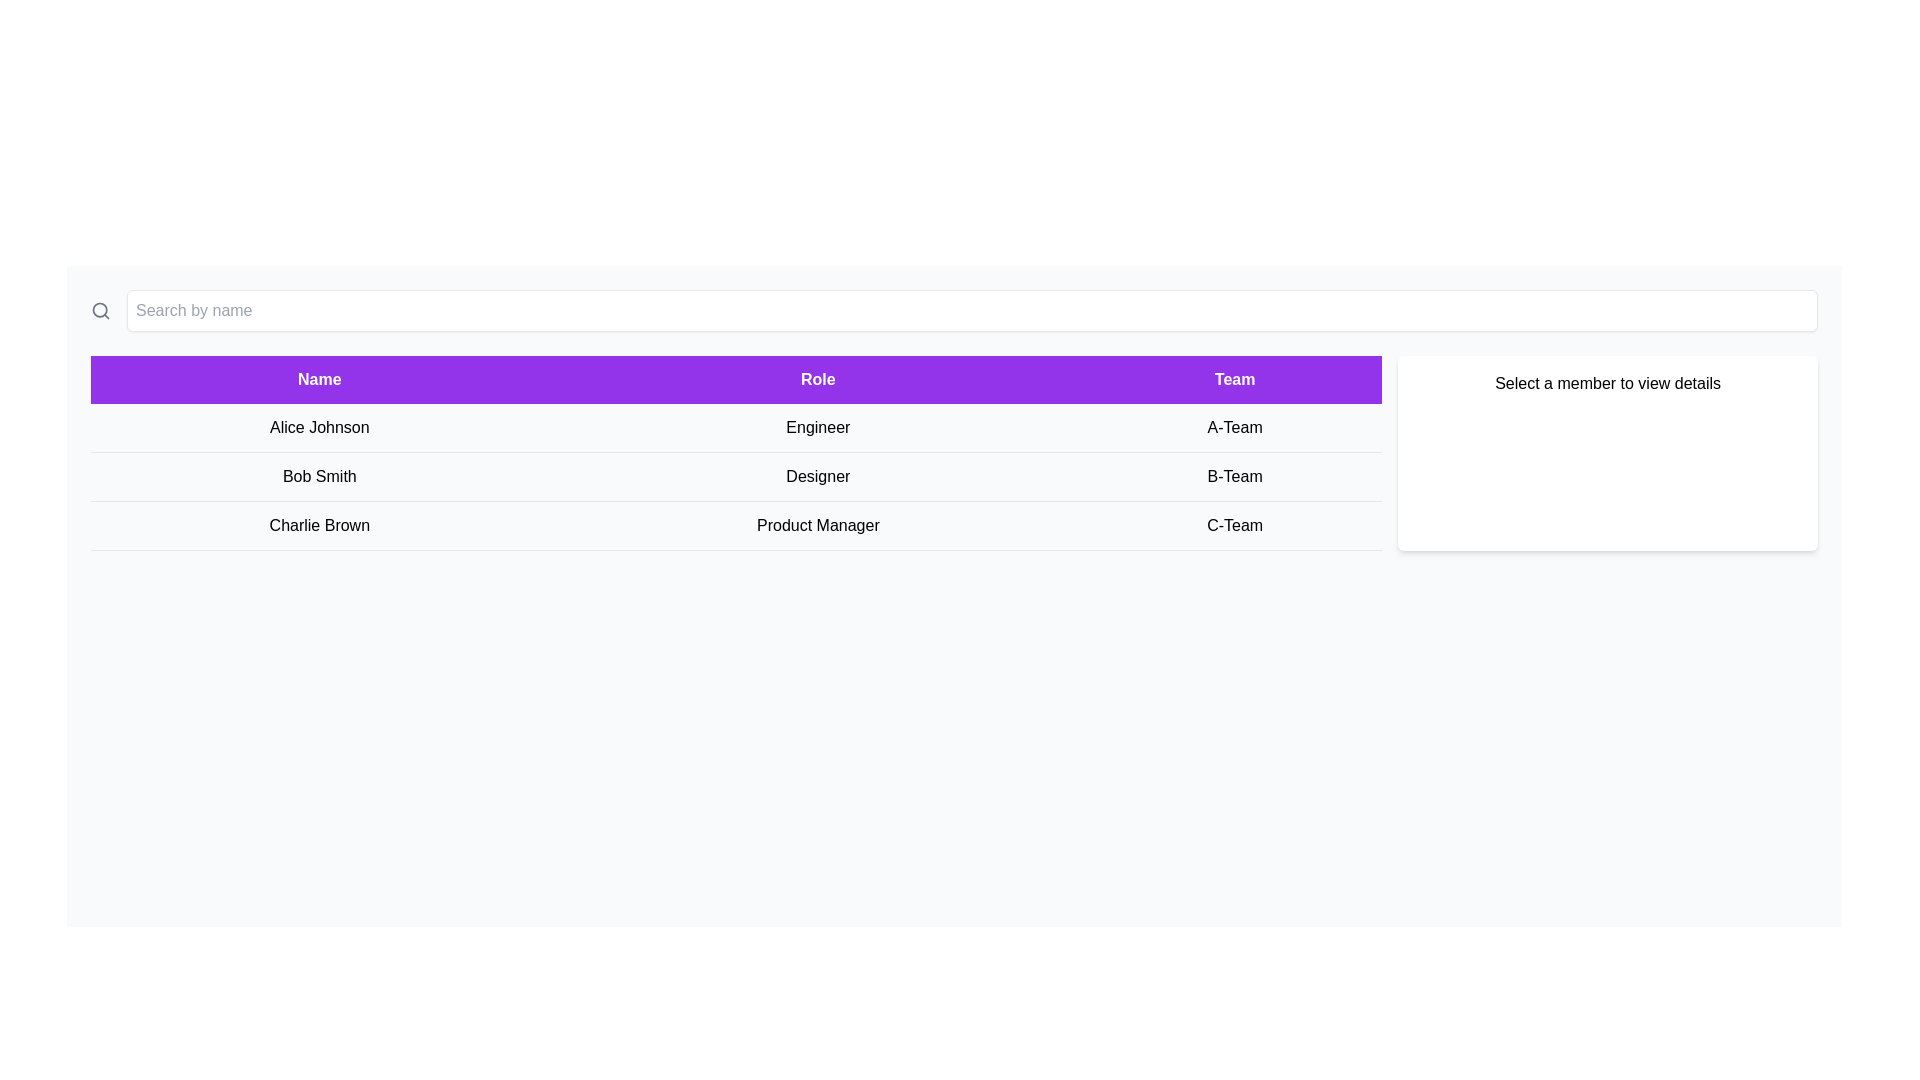 This screenshot has height=1080, width=1920. I want to click on the 'Role' text label, which is a rectangular section with a purple background containing white text, positioned between 'Name' and 'Team' in a horizontal row of headers, so click(818, 380).